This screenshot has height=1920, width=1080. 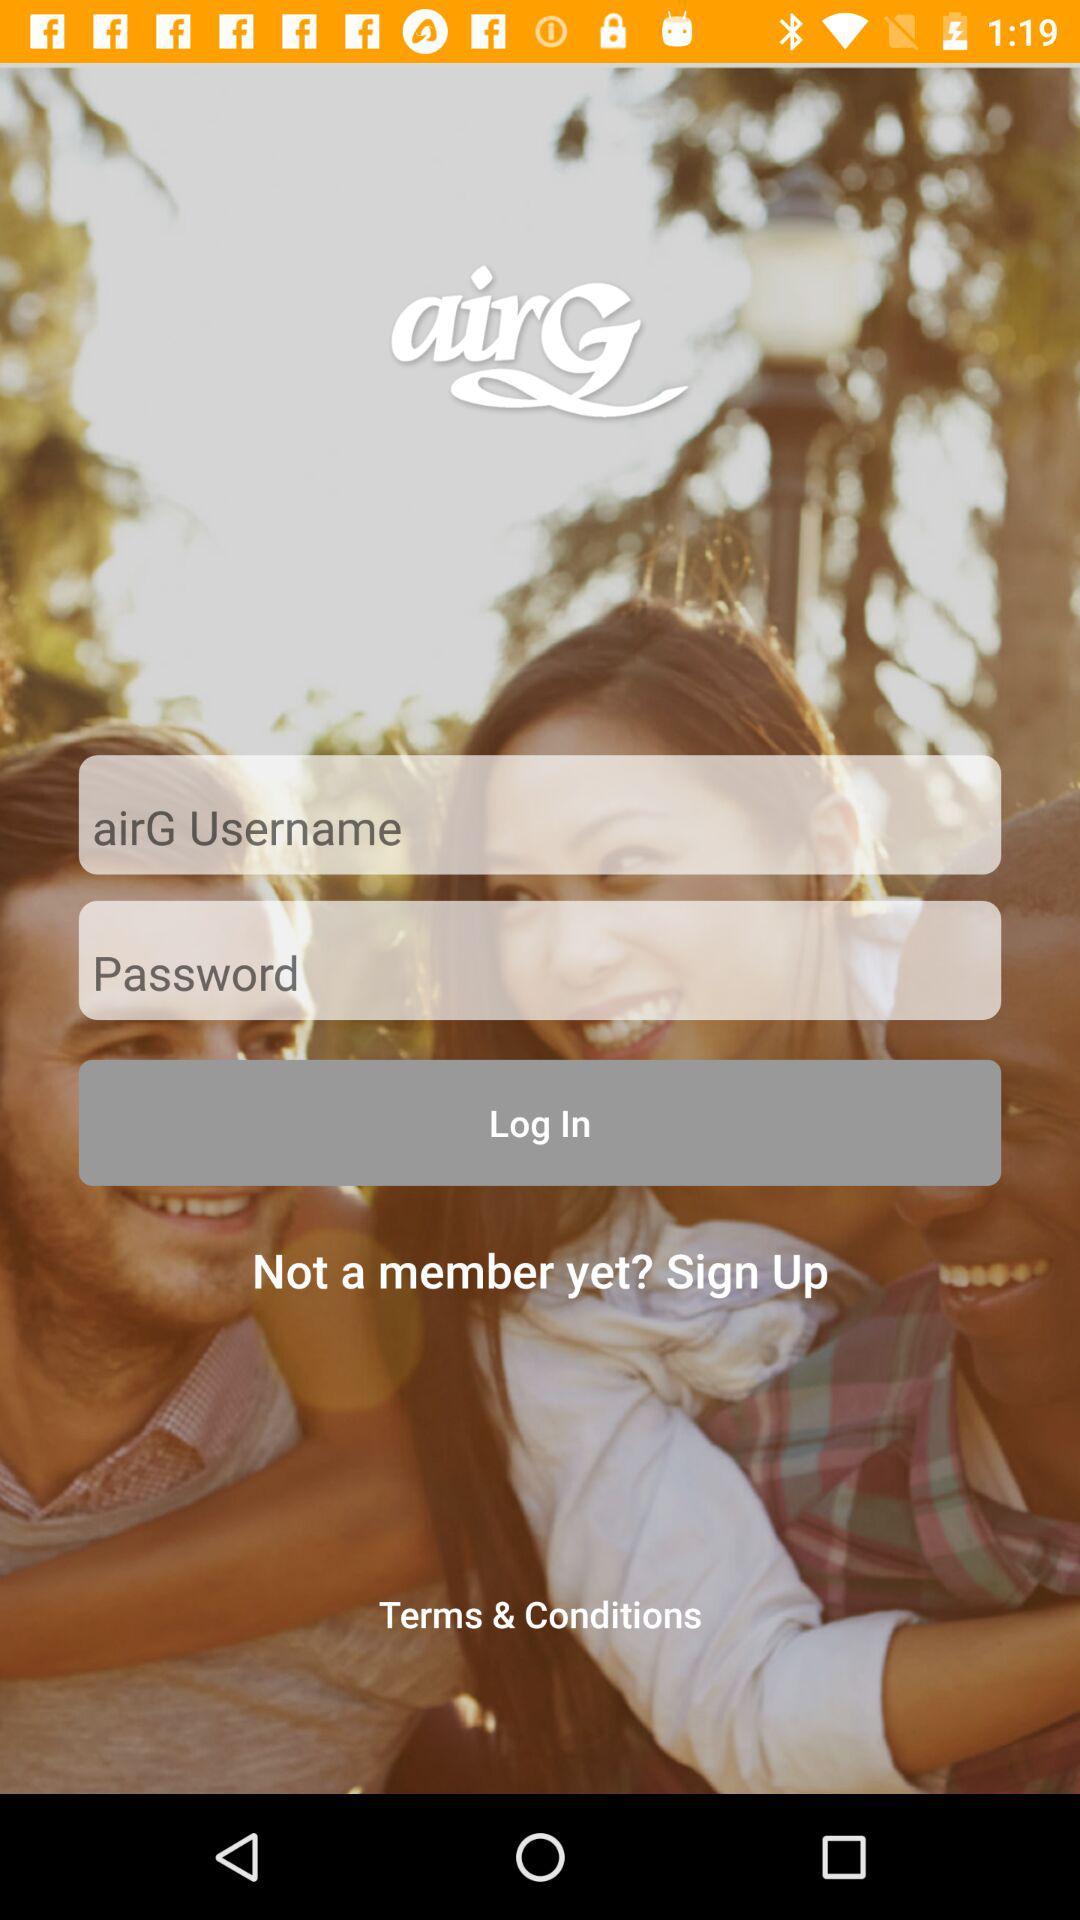 I want to click on write the username, so click(x=540, y=829).